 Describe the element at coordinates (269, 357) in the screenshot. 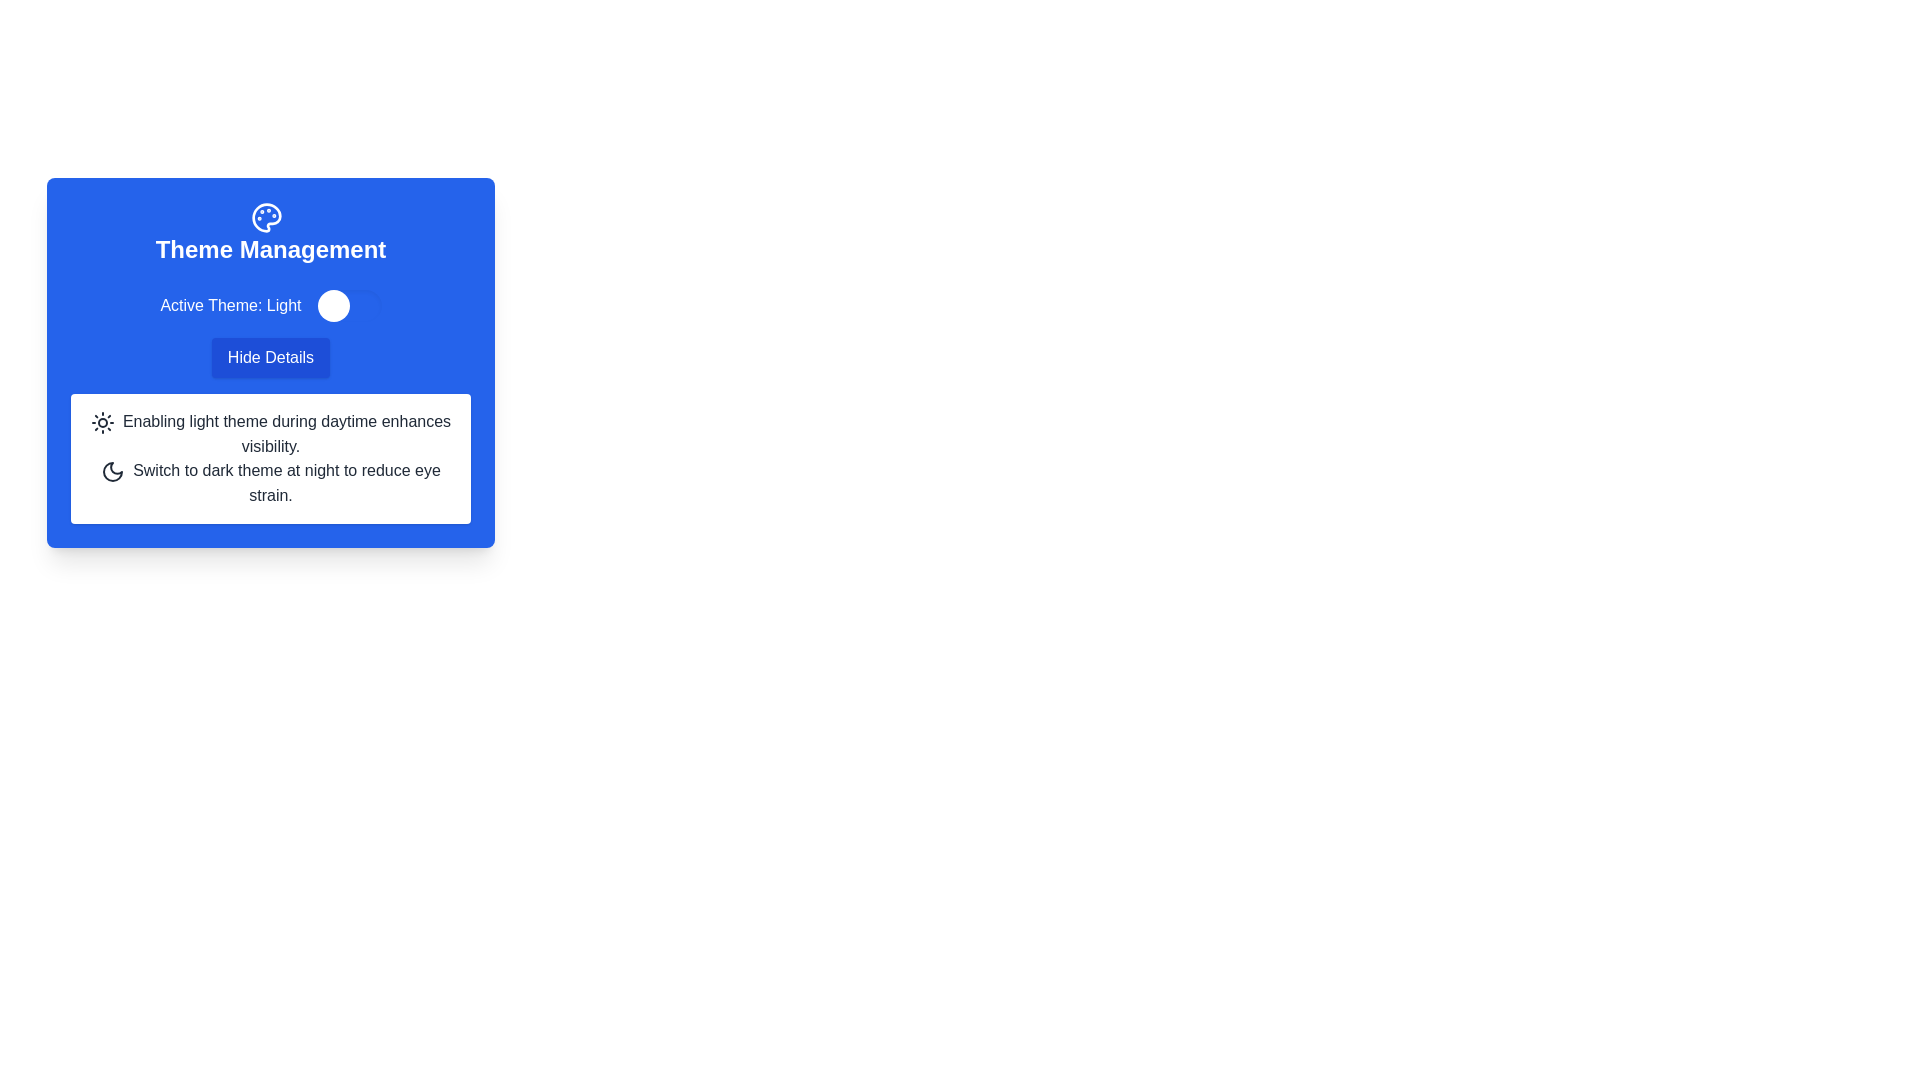

I see `the rectangular button with rounded edges and a blue background that contains the text 'Hide Details' to hide additional details` at that location.